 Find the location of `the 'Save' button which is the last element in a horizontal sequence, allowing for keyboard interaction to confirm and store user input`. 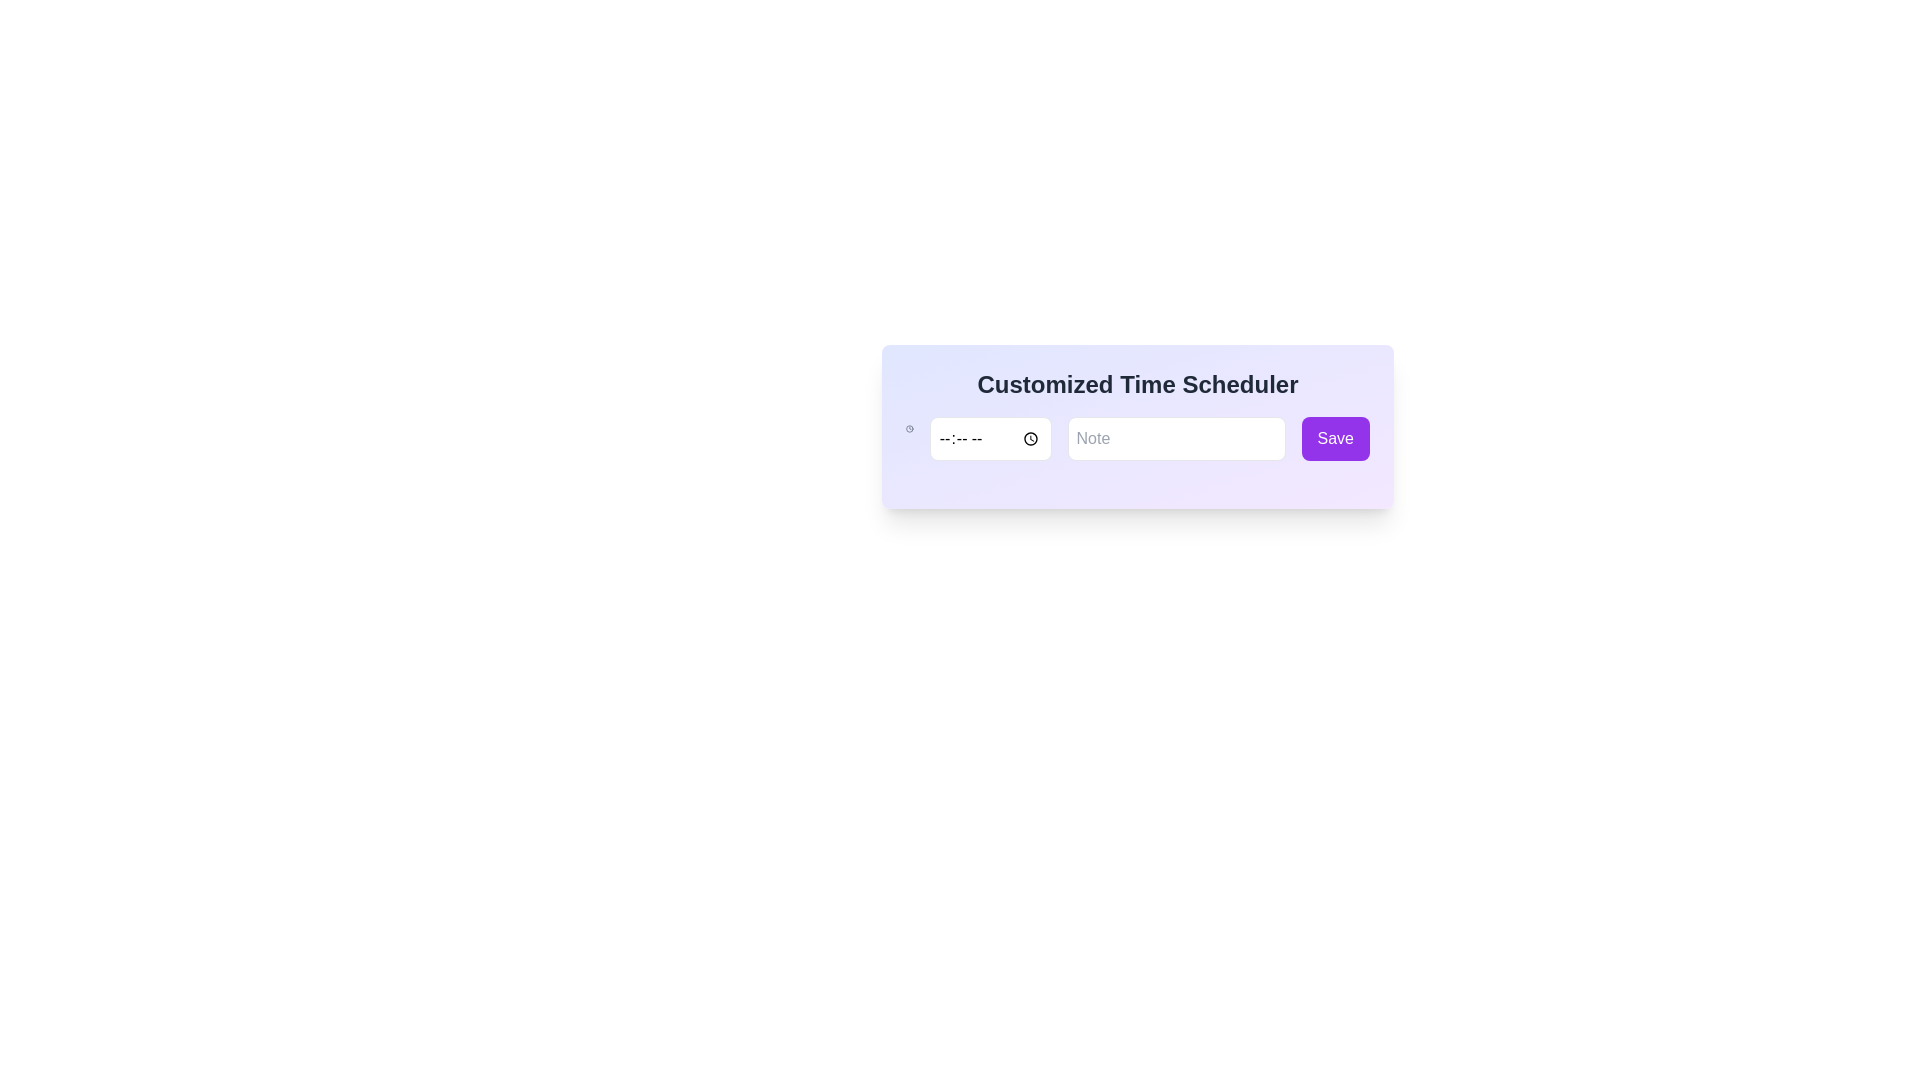

the 'Save' button which is the last element in a horizontal sequence, allowing for keyboard interaction to confirm and store user input is located at coordinates (1335, 438).